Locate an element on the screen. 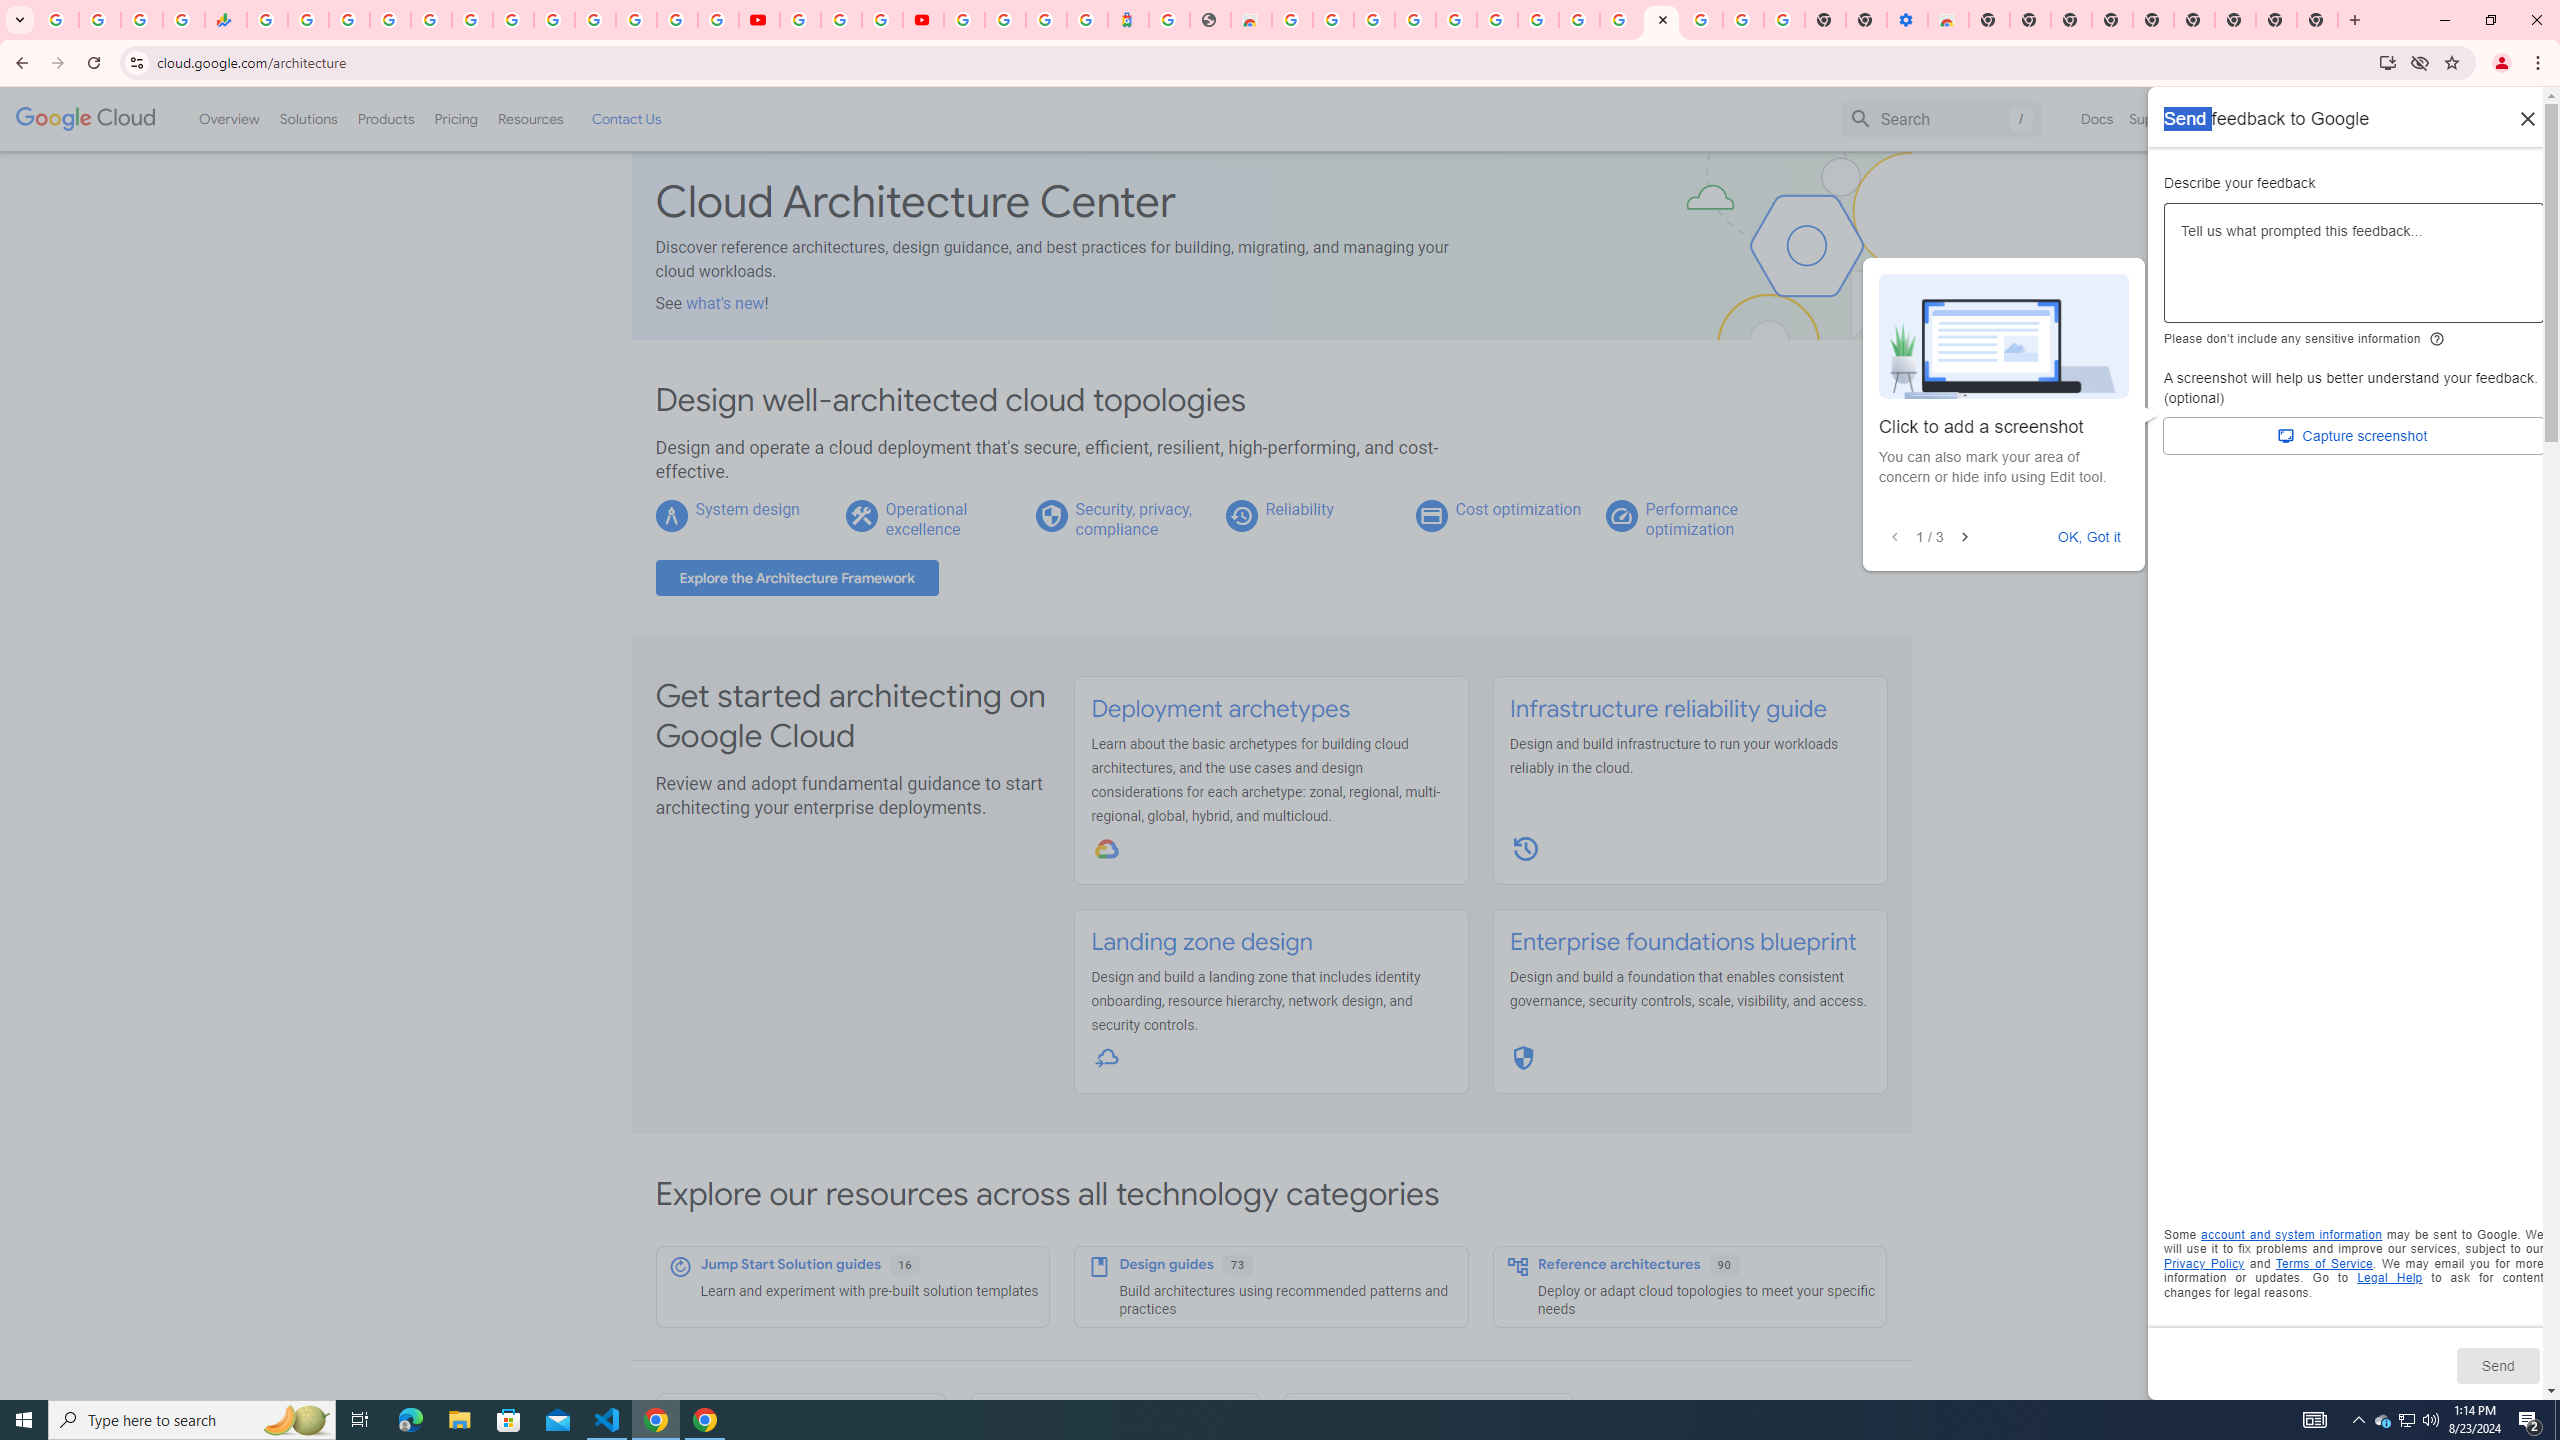 This screenshot has width=2560, height=1440. 'account and system information' is located at coordinates (2291, 1234).